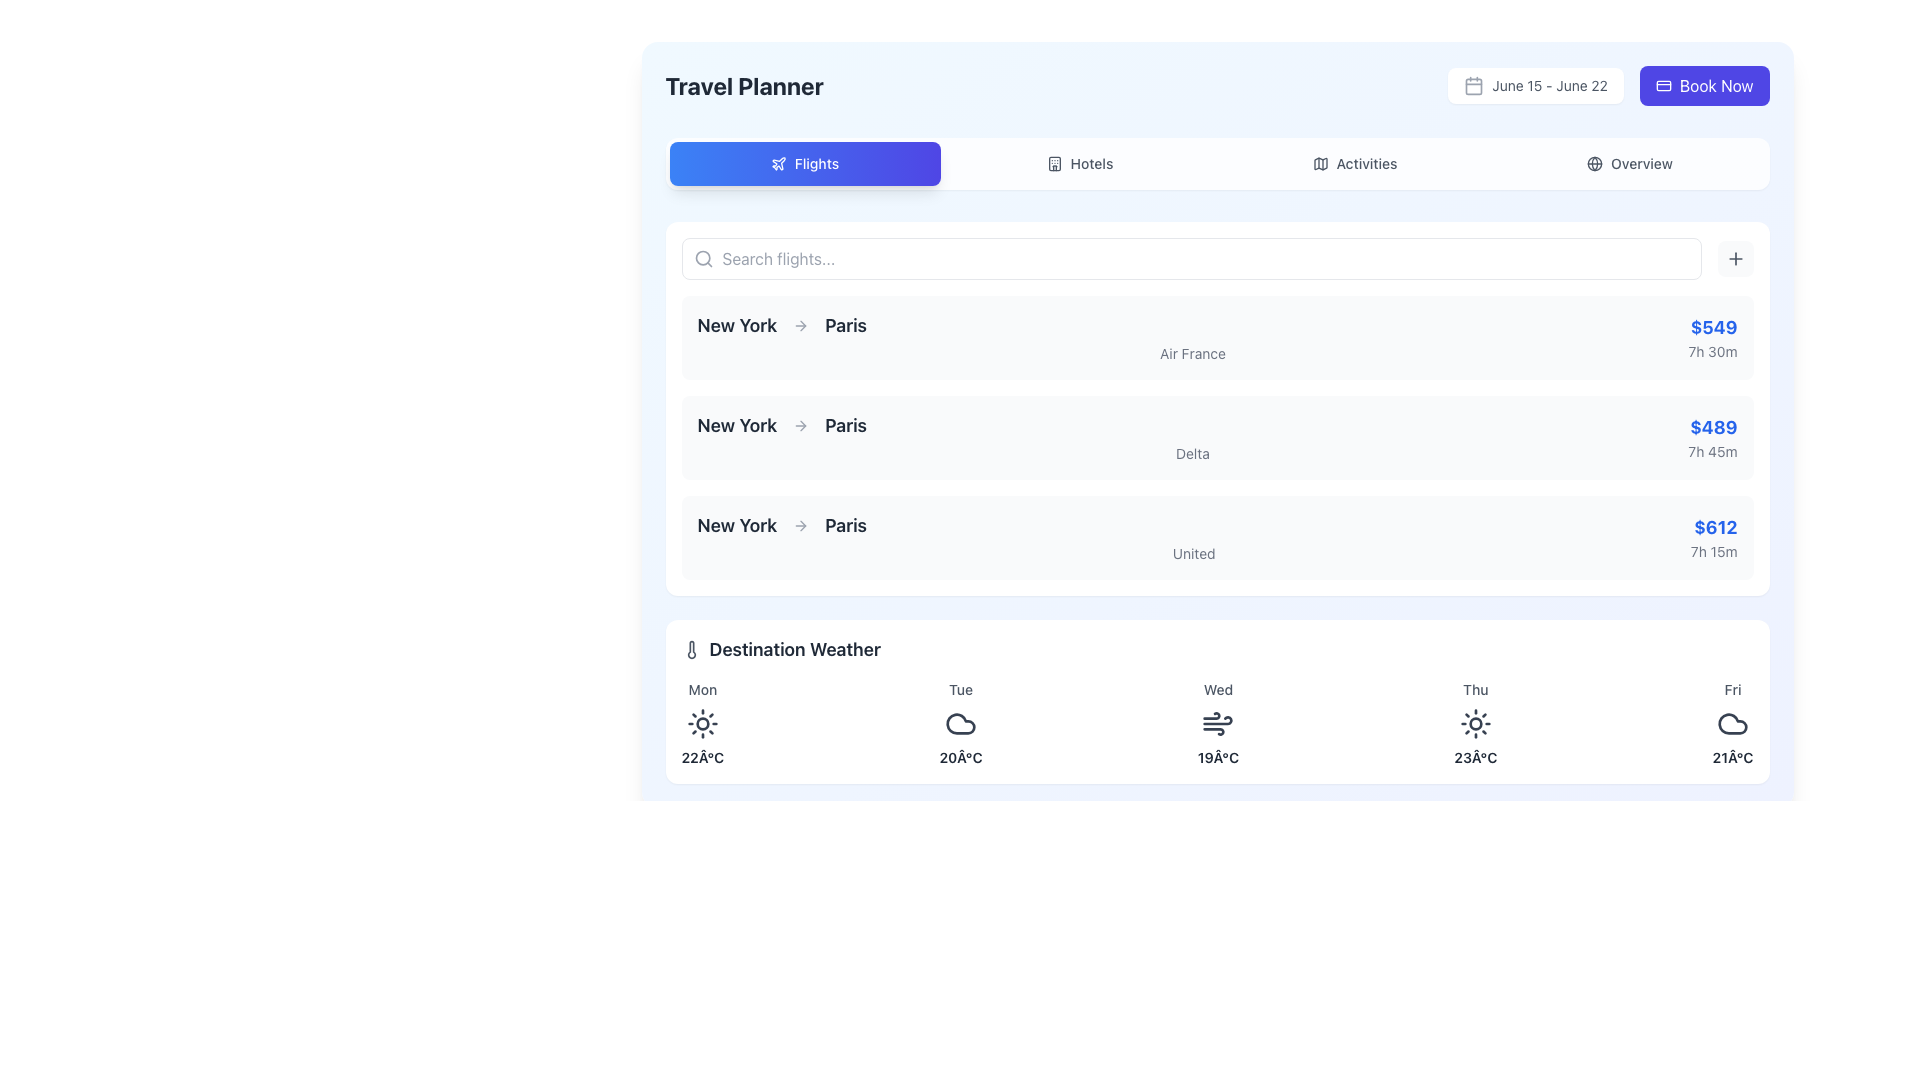 The image size is (1920, 1080). Describe the element at coordinates (1731, 758) in the screenshot. I see `temperature information displayed in the Text label showing '21°C' in the bottom row of the 'Destination Weather' section under the 'Fri' column` at that location.